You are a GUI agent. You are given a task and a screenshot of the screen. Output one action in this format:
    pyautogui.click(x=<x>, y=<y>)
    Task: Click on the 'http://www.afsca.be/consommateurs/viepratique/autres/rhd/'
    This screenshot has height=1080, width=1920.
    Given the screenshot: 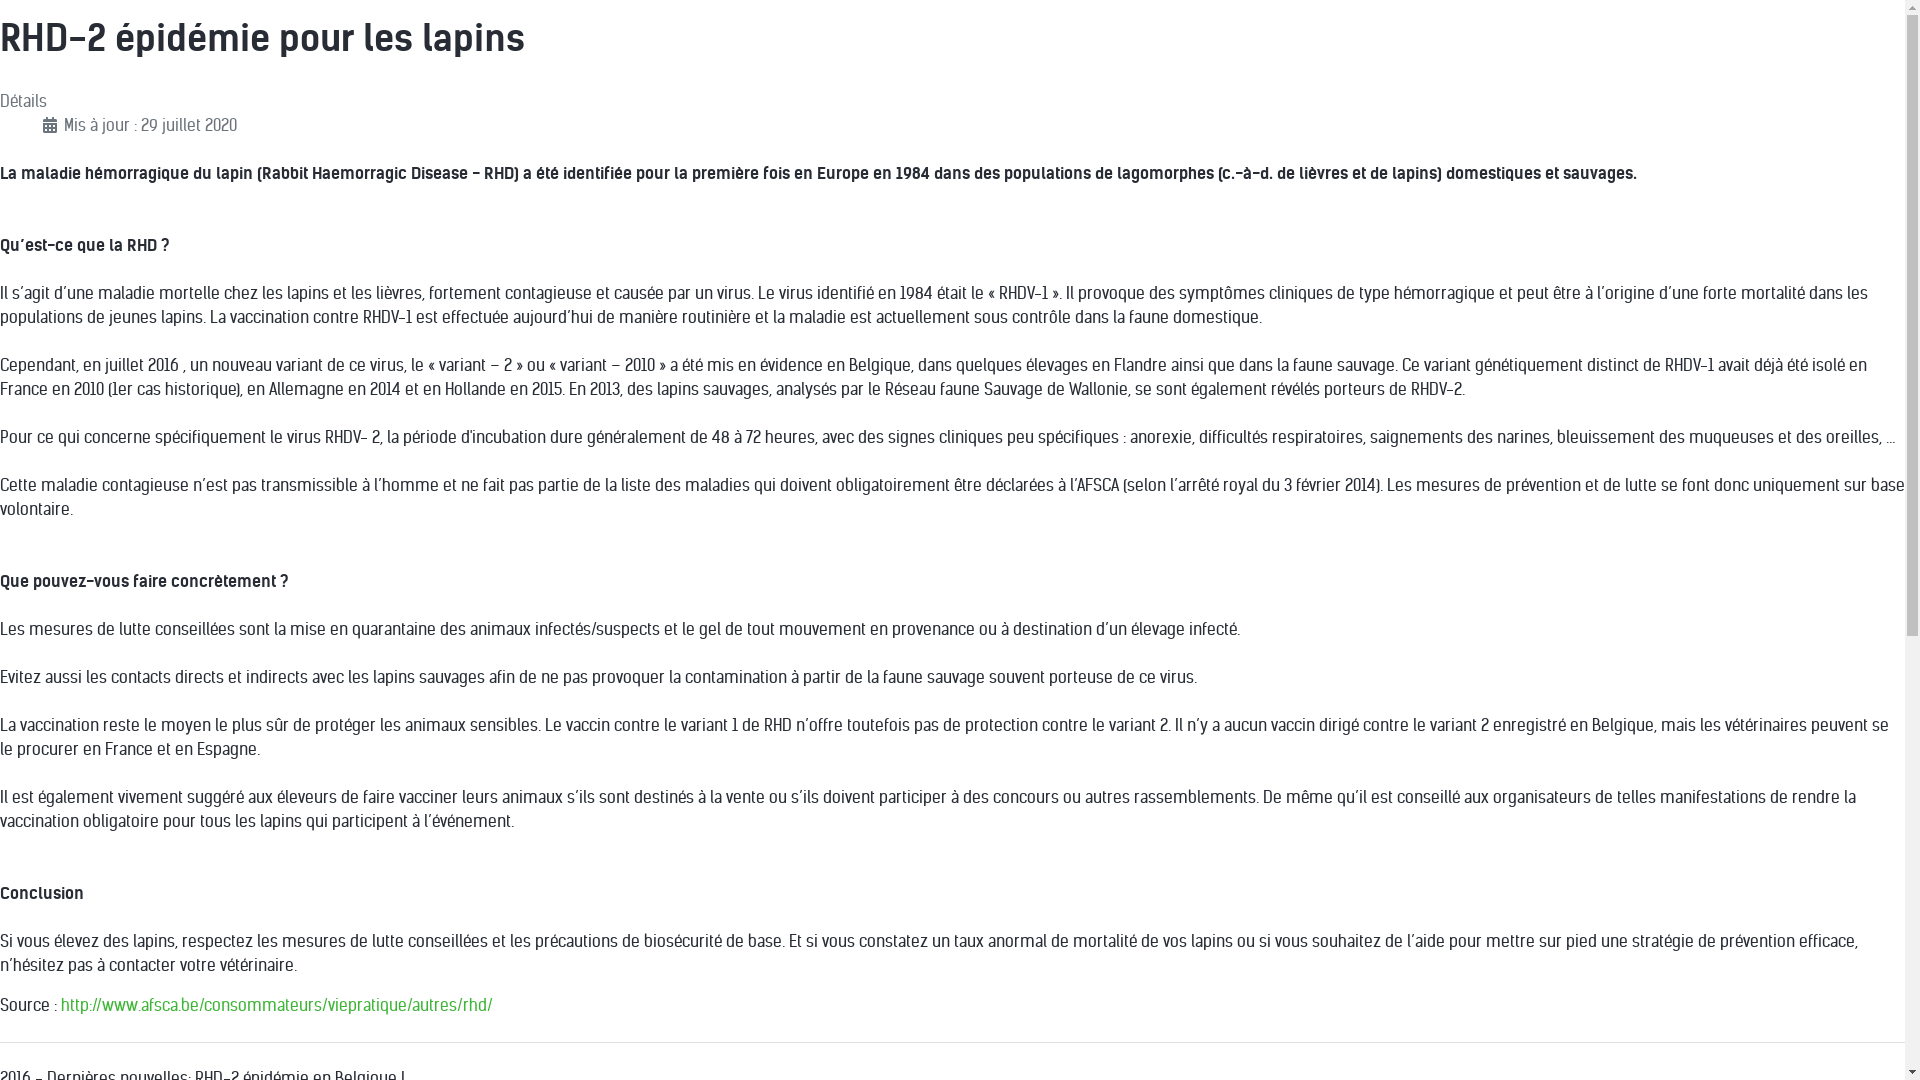 What is the action you would take?
    pyautogui.click(x=276, y=1005)
    